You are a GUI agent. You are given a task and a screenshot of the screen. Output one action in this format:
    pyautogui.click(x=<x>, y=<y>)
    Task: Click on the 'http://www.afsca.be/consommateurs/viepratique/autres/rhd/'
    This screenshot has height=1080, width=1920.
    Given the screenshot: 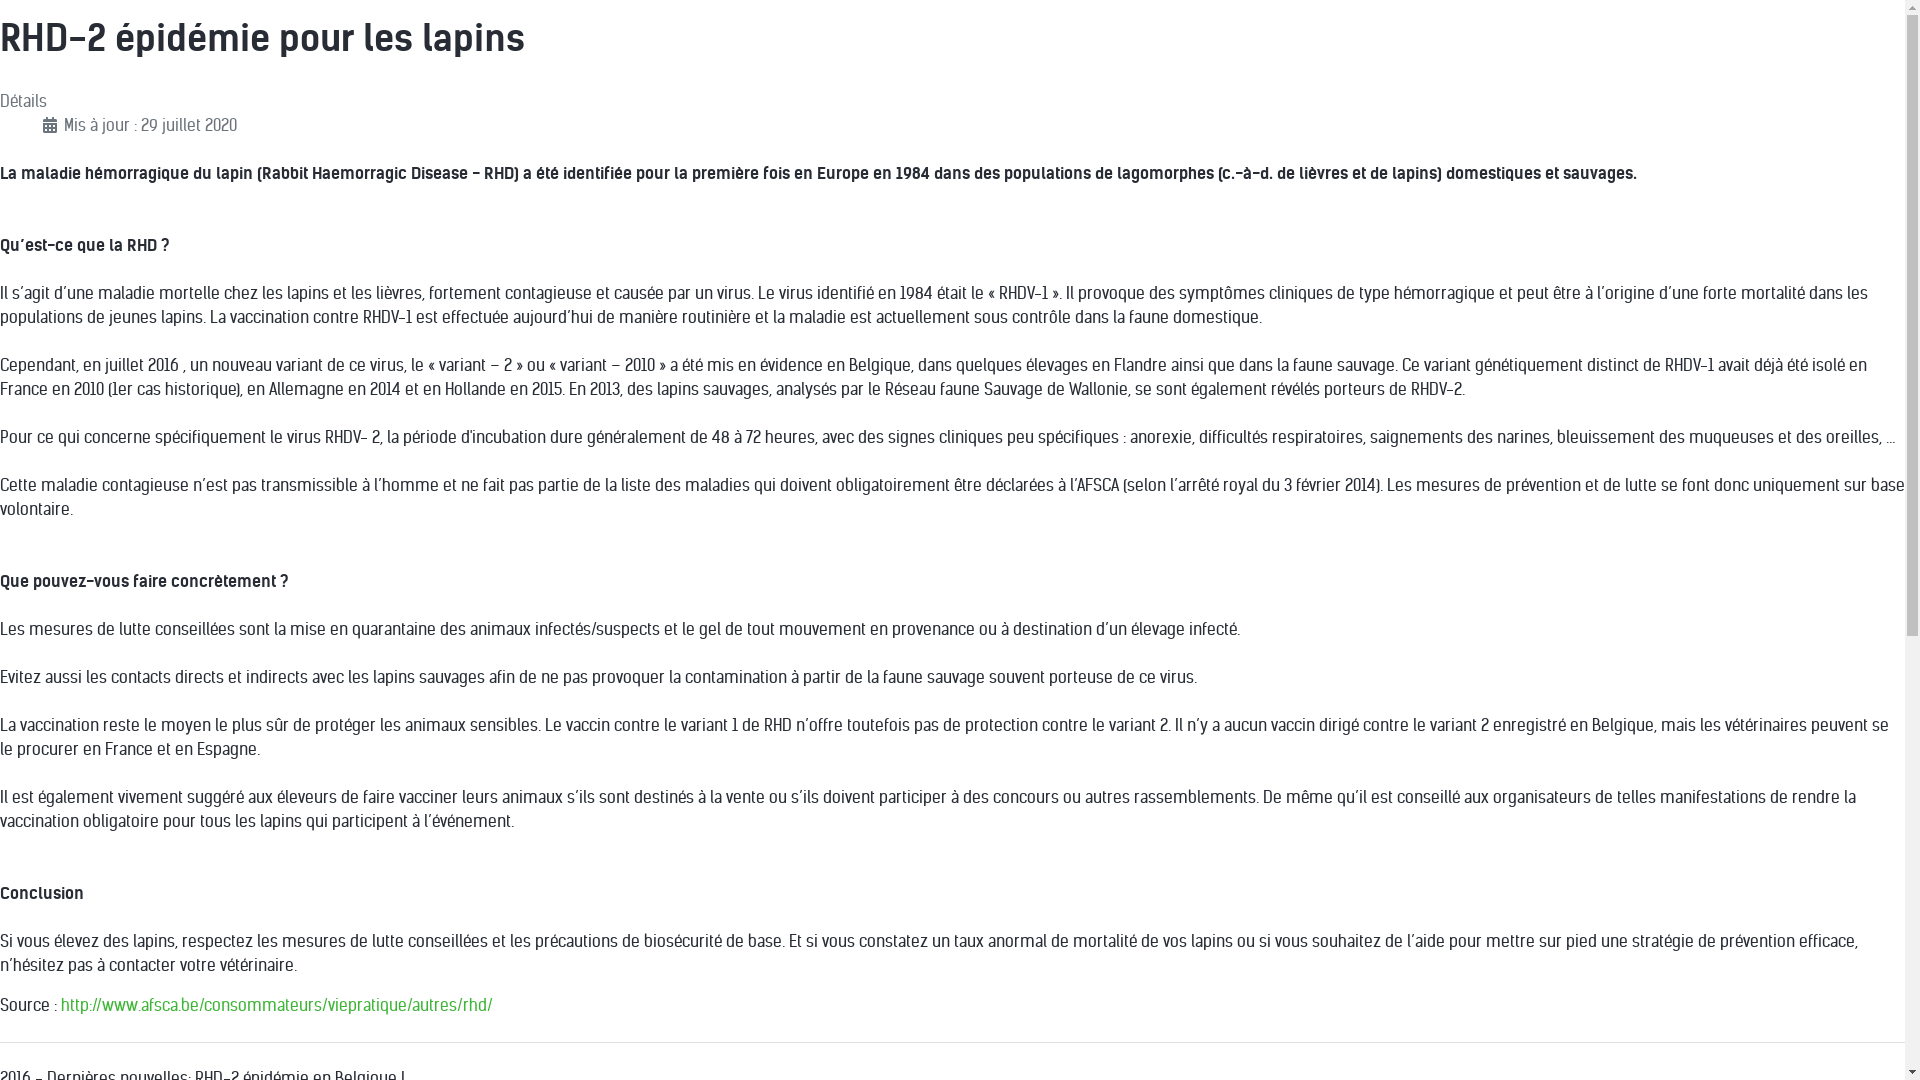 What is the action you would take?
    pyautogui.click(x=276, y=1005)
    